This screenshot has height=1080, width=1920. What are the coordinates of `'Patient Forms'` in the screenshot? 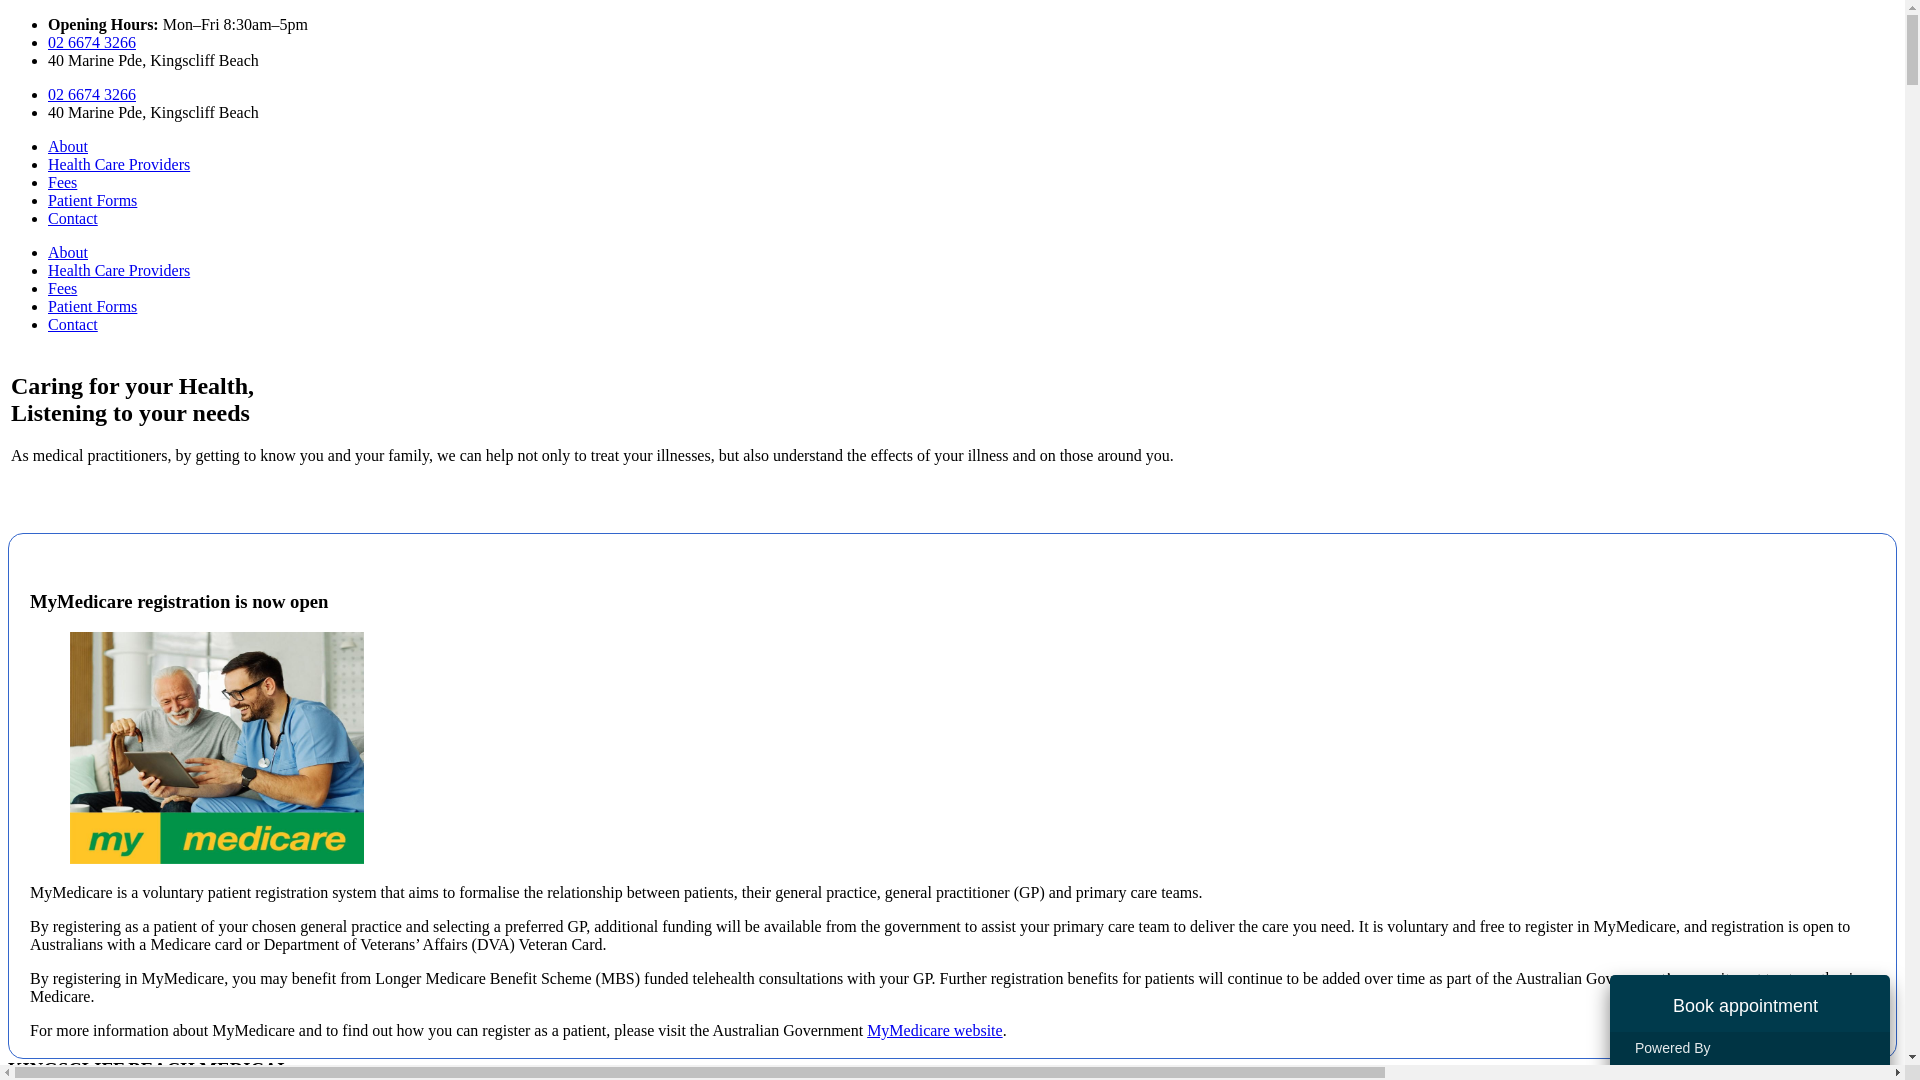 It's located at (91, 306).